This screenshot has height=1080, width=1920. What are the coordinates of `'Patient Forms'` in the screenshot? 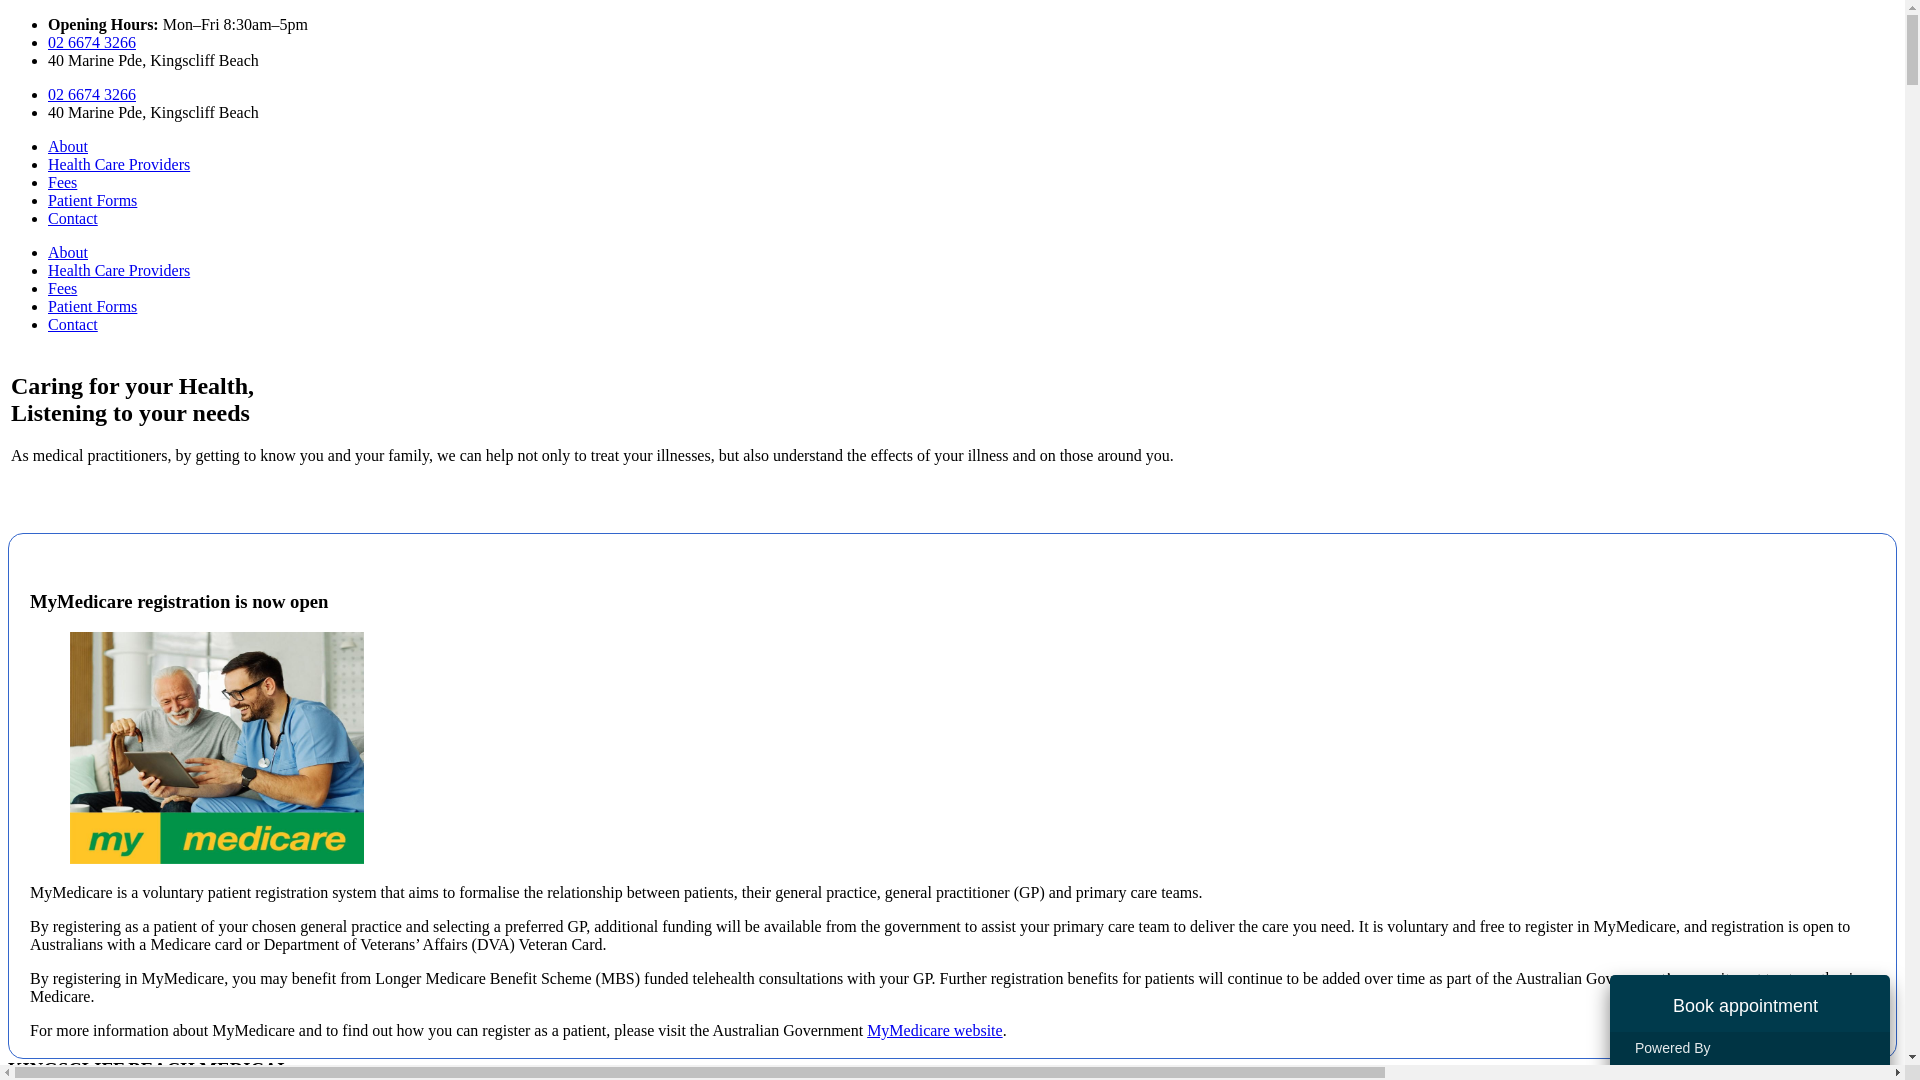 It's located at (91, 306).